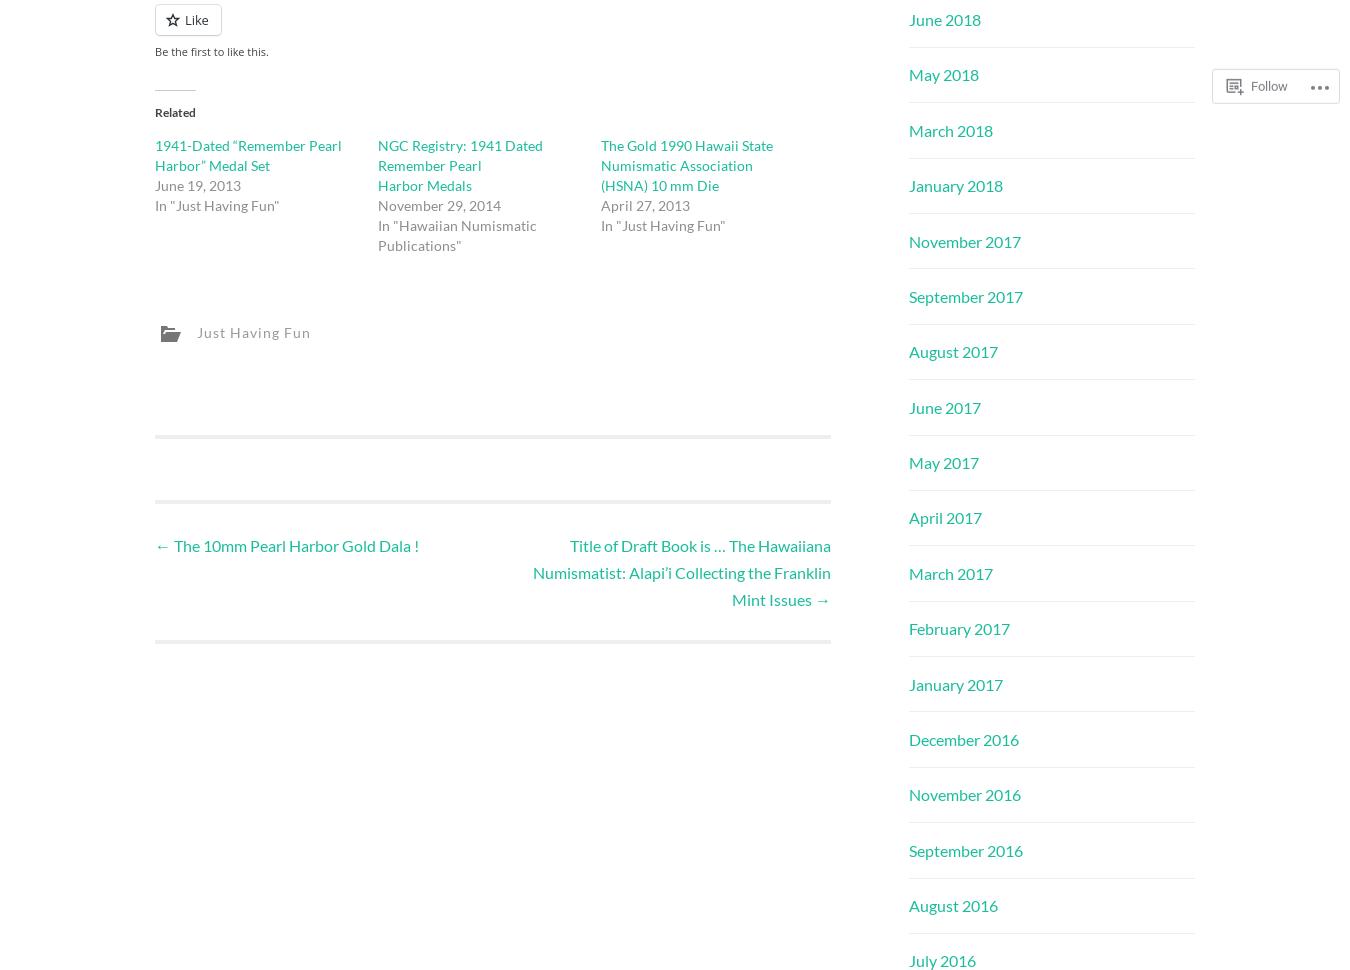 The width and height of the screenshot is (1350, 970). Describe the element at coordinates (907, 461) in the screenshot. I see `'May 2017'` at that location.